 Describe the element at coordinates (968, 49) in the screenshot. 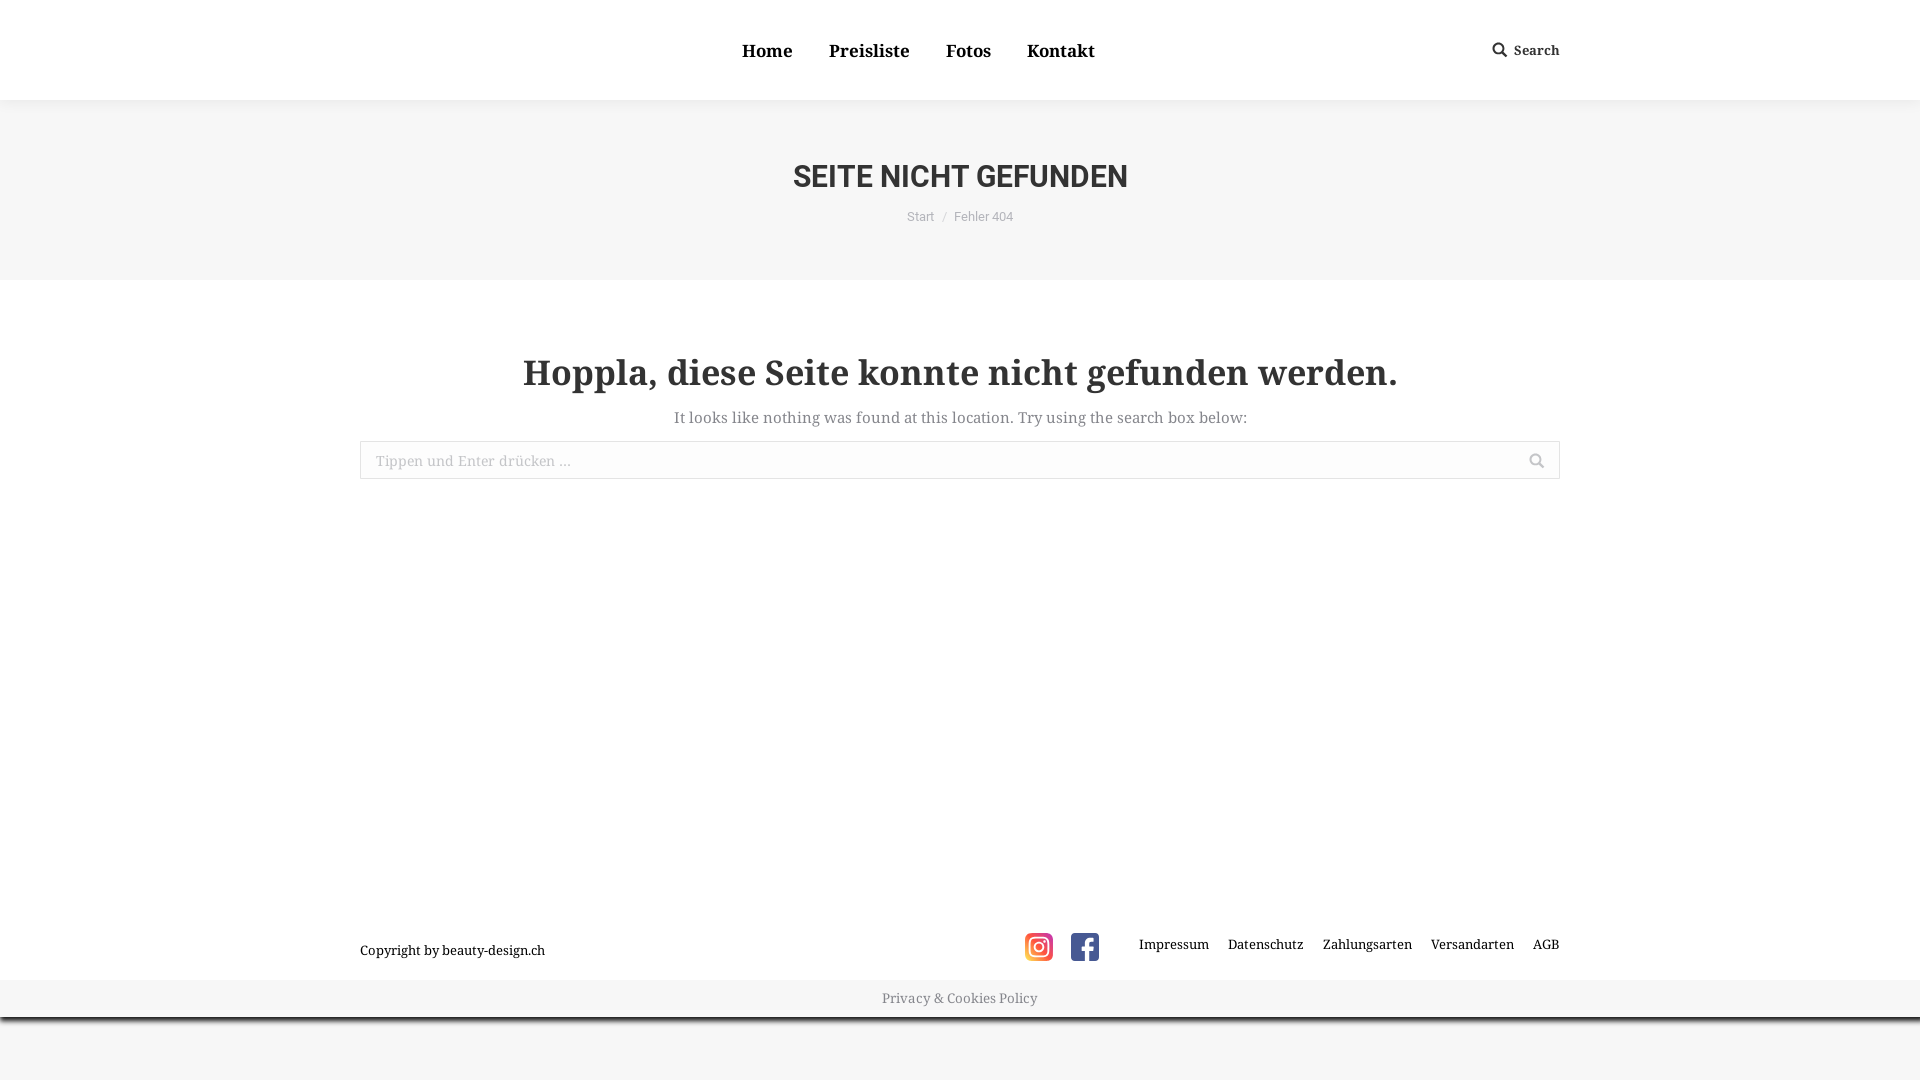

I see `'Fotos'` at that location.